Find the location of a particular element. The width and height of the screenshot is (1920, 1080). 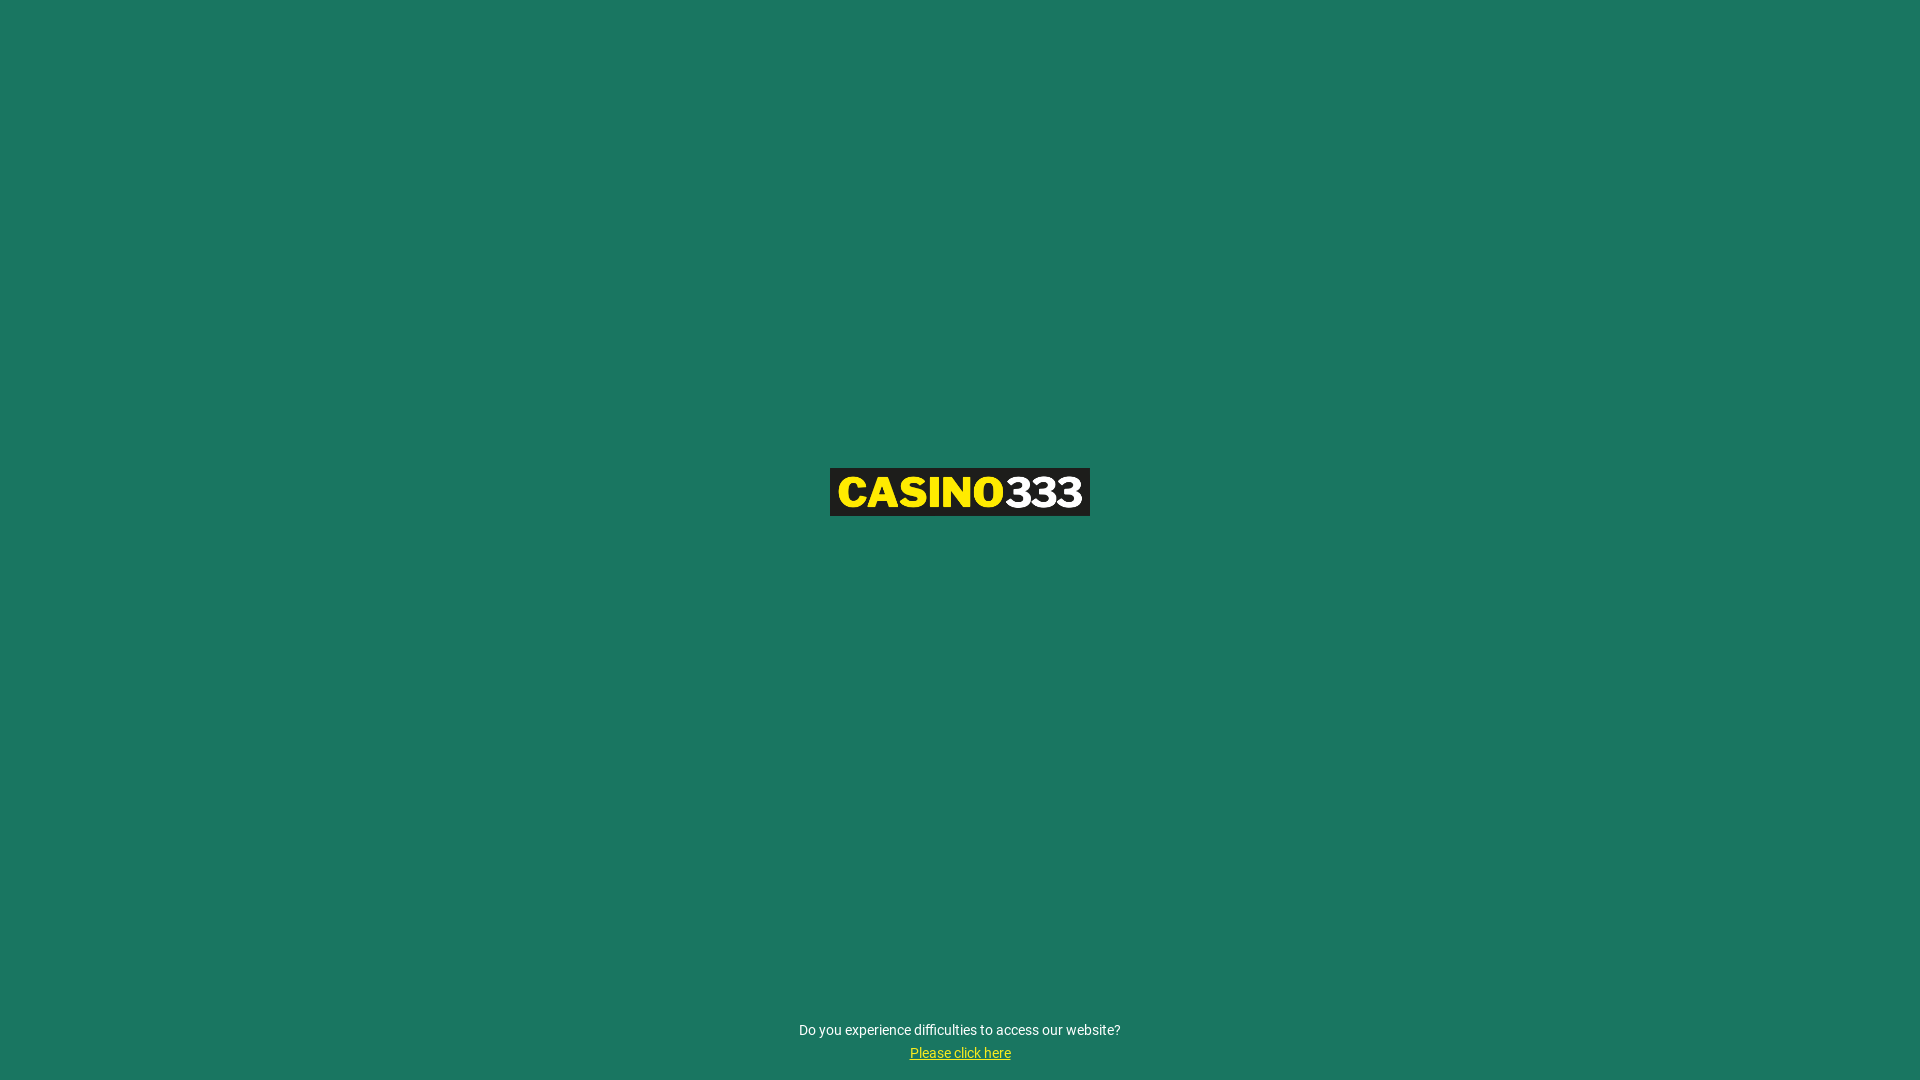

'Please click here' is located at coordinates (960, 1052).